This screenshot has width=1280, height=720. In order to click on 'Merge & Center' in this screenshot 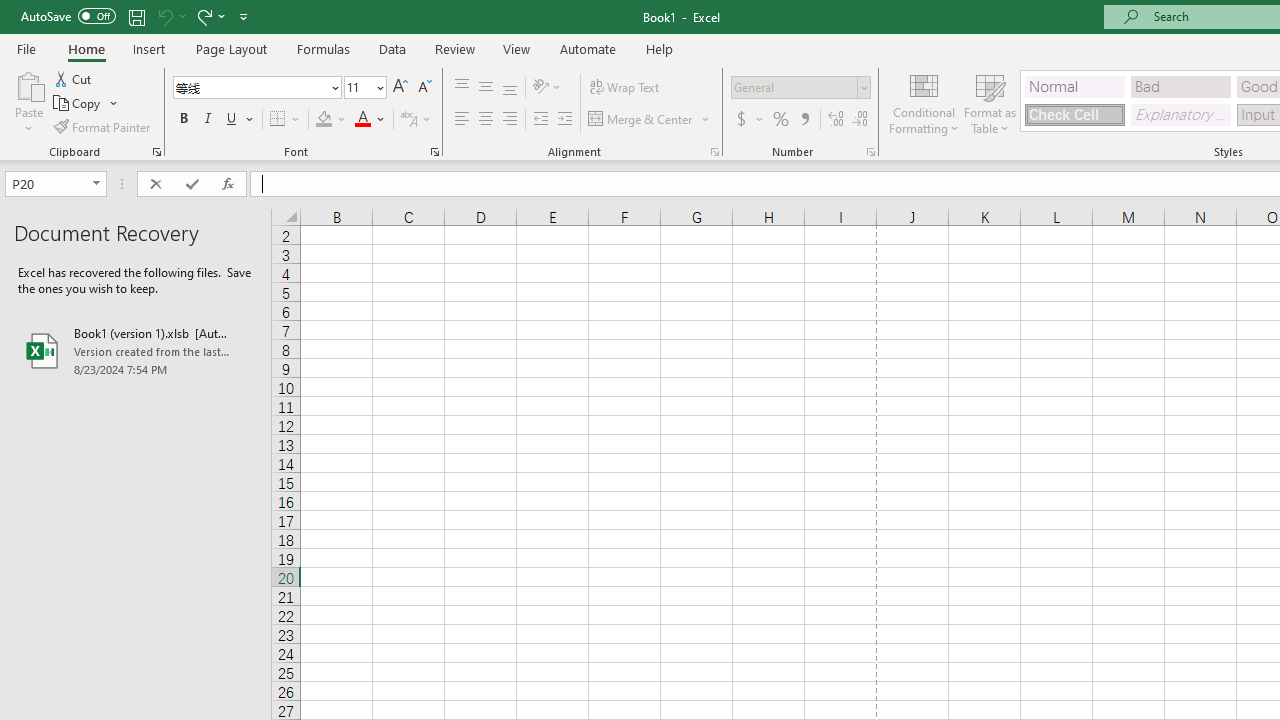, I will do `click(641, 119)`.